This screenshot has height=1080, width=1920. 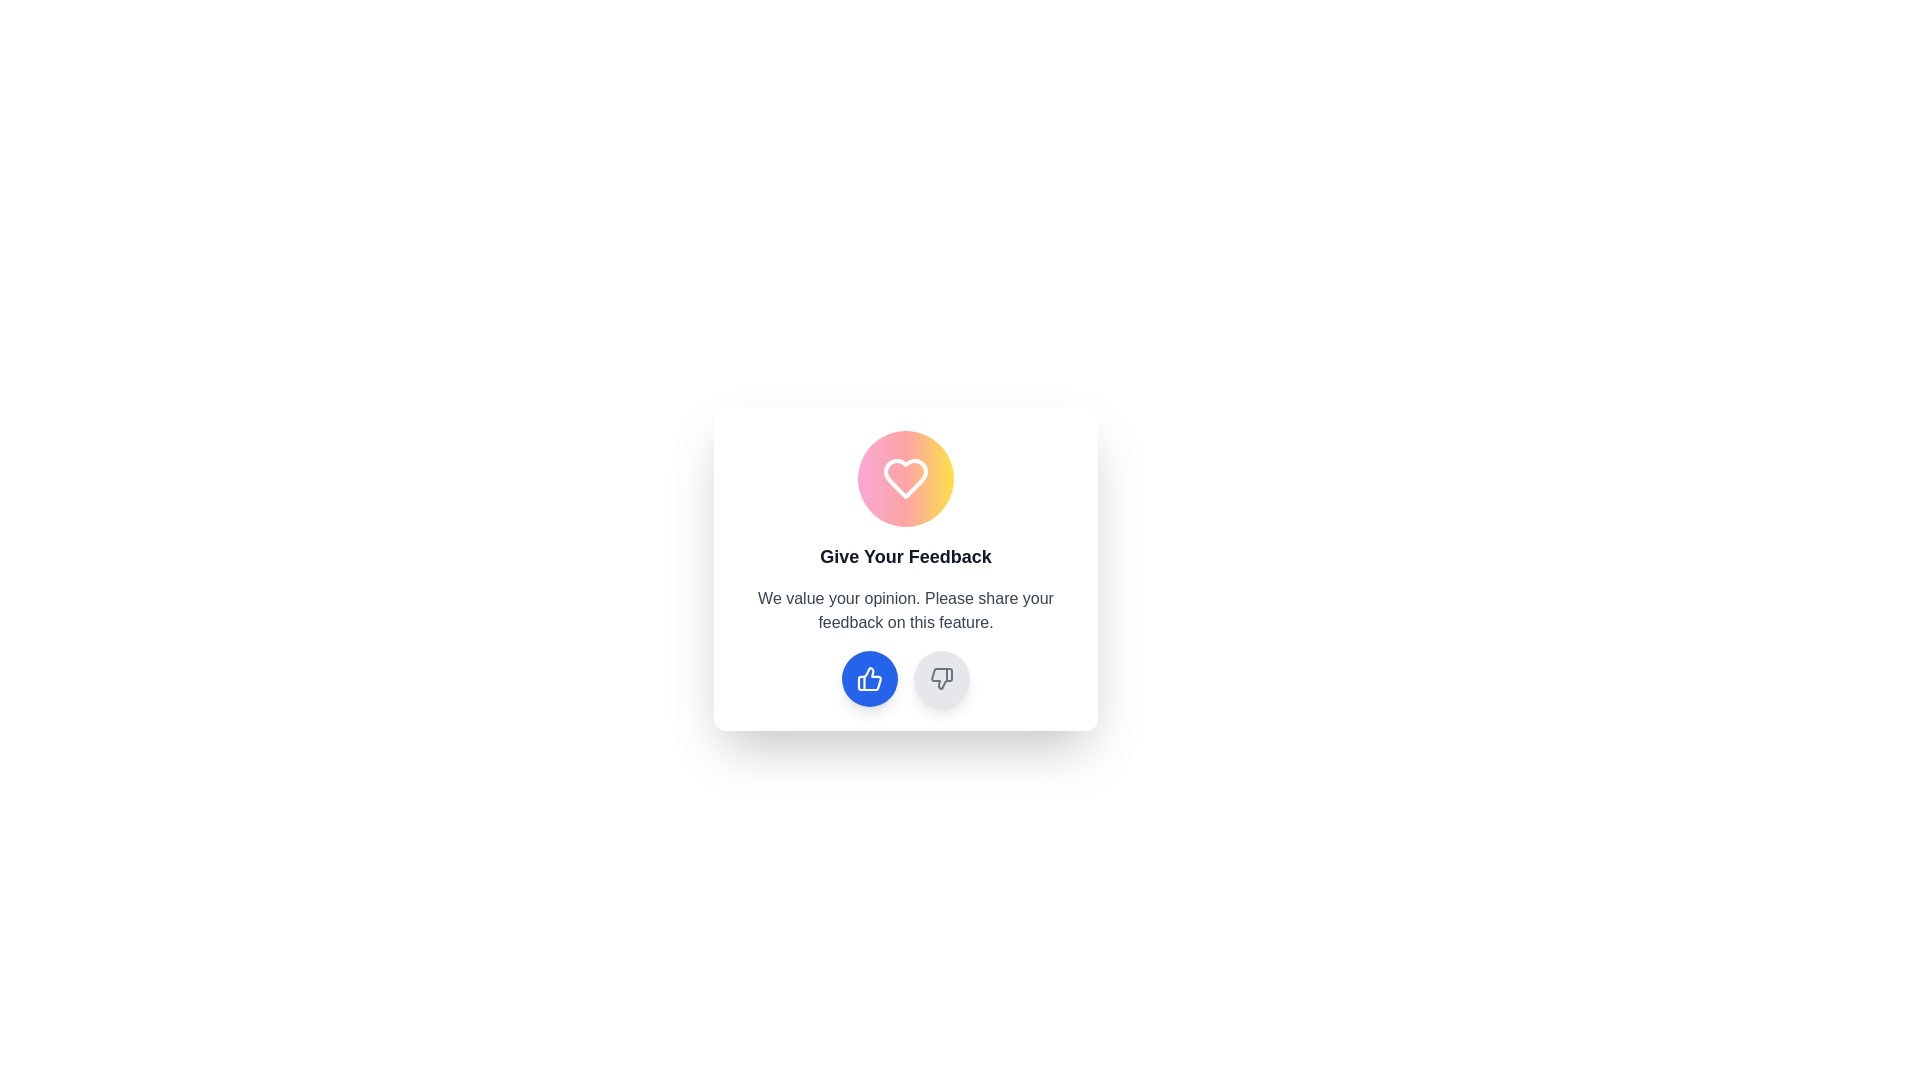 I want to click on the positive feedback button located under the 'Give Your Feedback' heading to observe the transition effect, so click(x=869, y=677).